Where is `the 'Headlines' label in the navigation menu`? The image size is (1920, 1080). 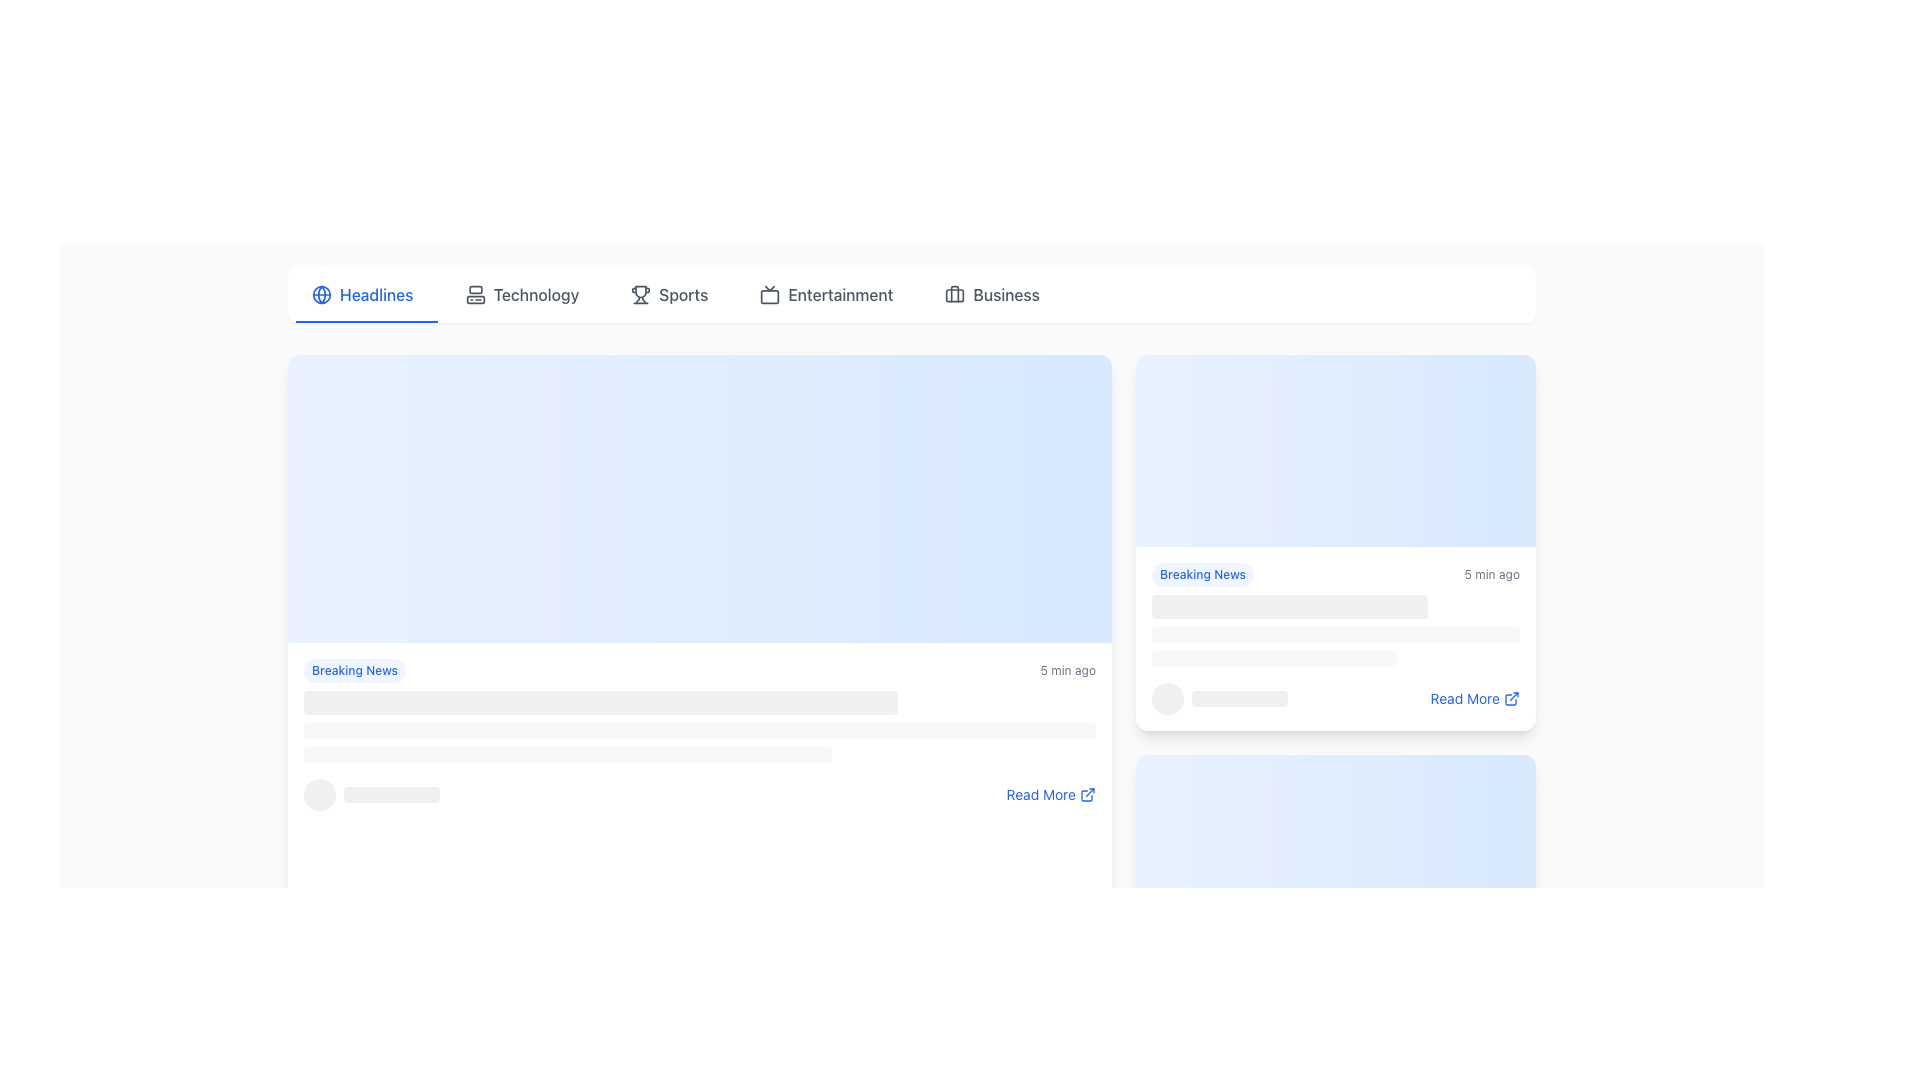 the 'Headlines' label in the navigation menu is located at coordinates (376, 294).